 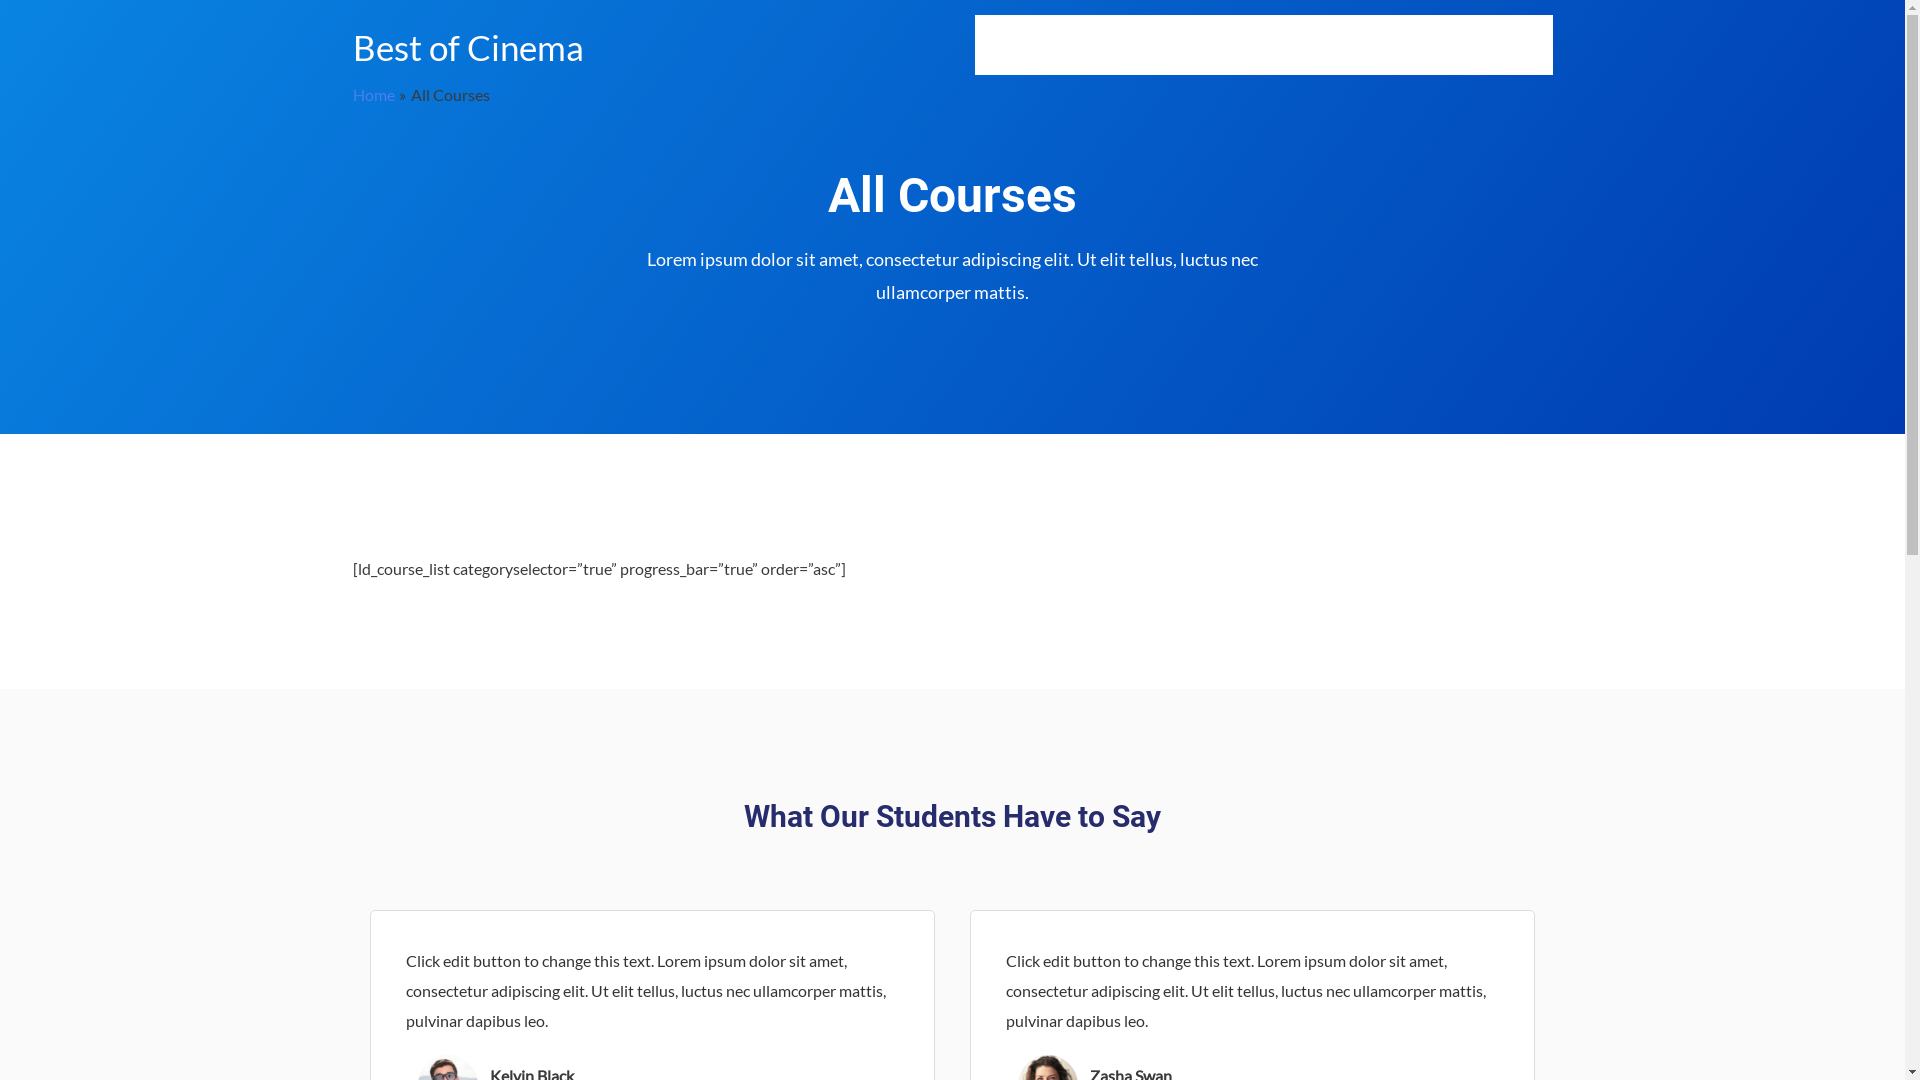 What do you see at coordinates (351, 94) in the screenshot?
I see `'Home'` at bounding box center [351, 94].